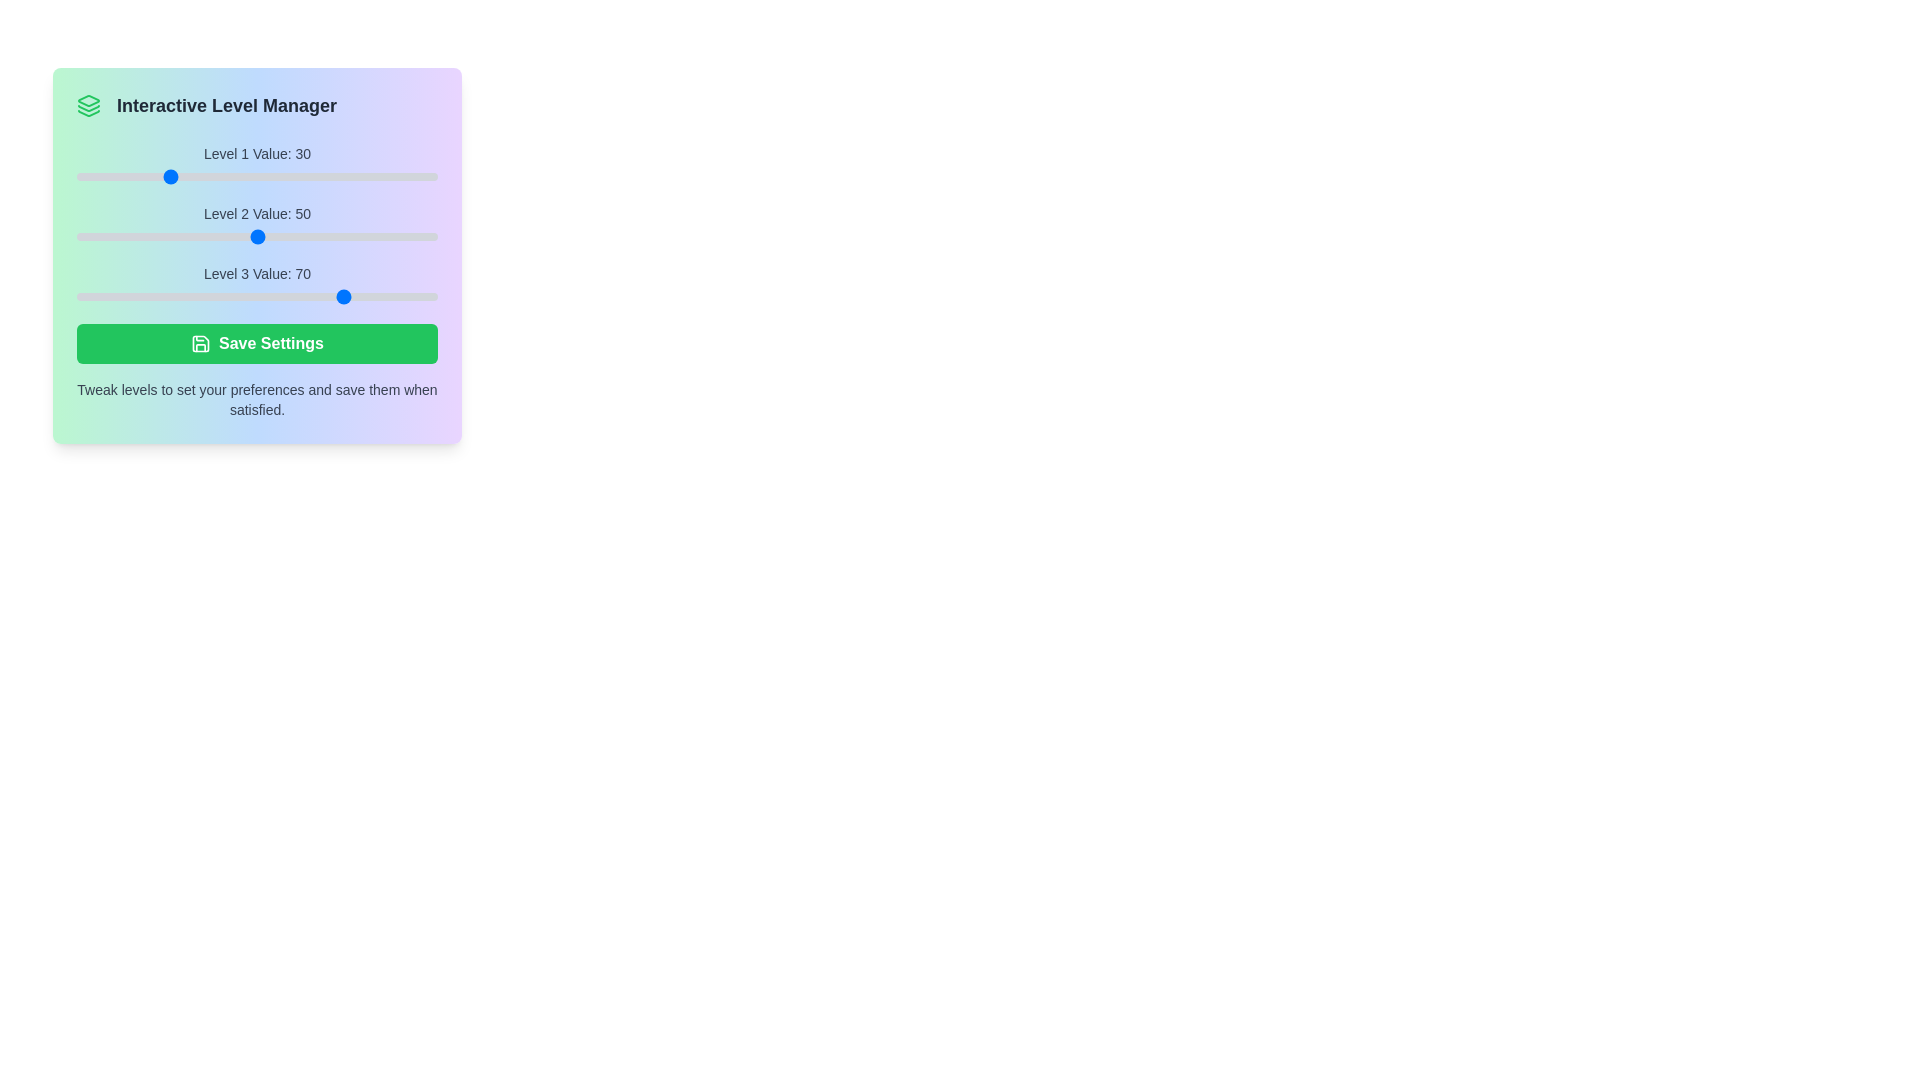 Image resolution: width=1920 pixels, height=1080 pixels. I want to click on the slider value, so click(320, 235).